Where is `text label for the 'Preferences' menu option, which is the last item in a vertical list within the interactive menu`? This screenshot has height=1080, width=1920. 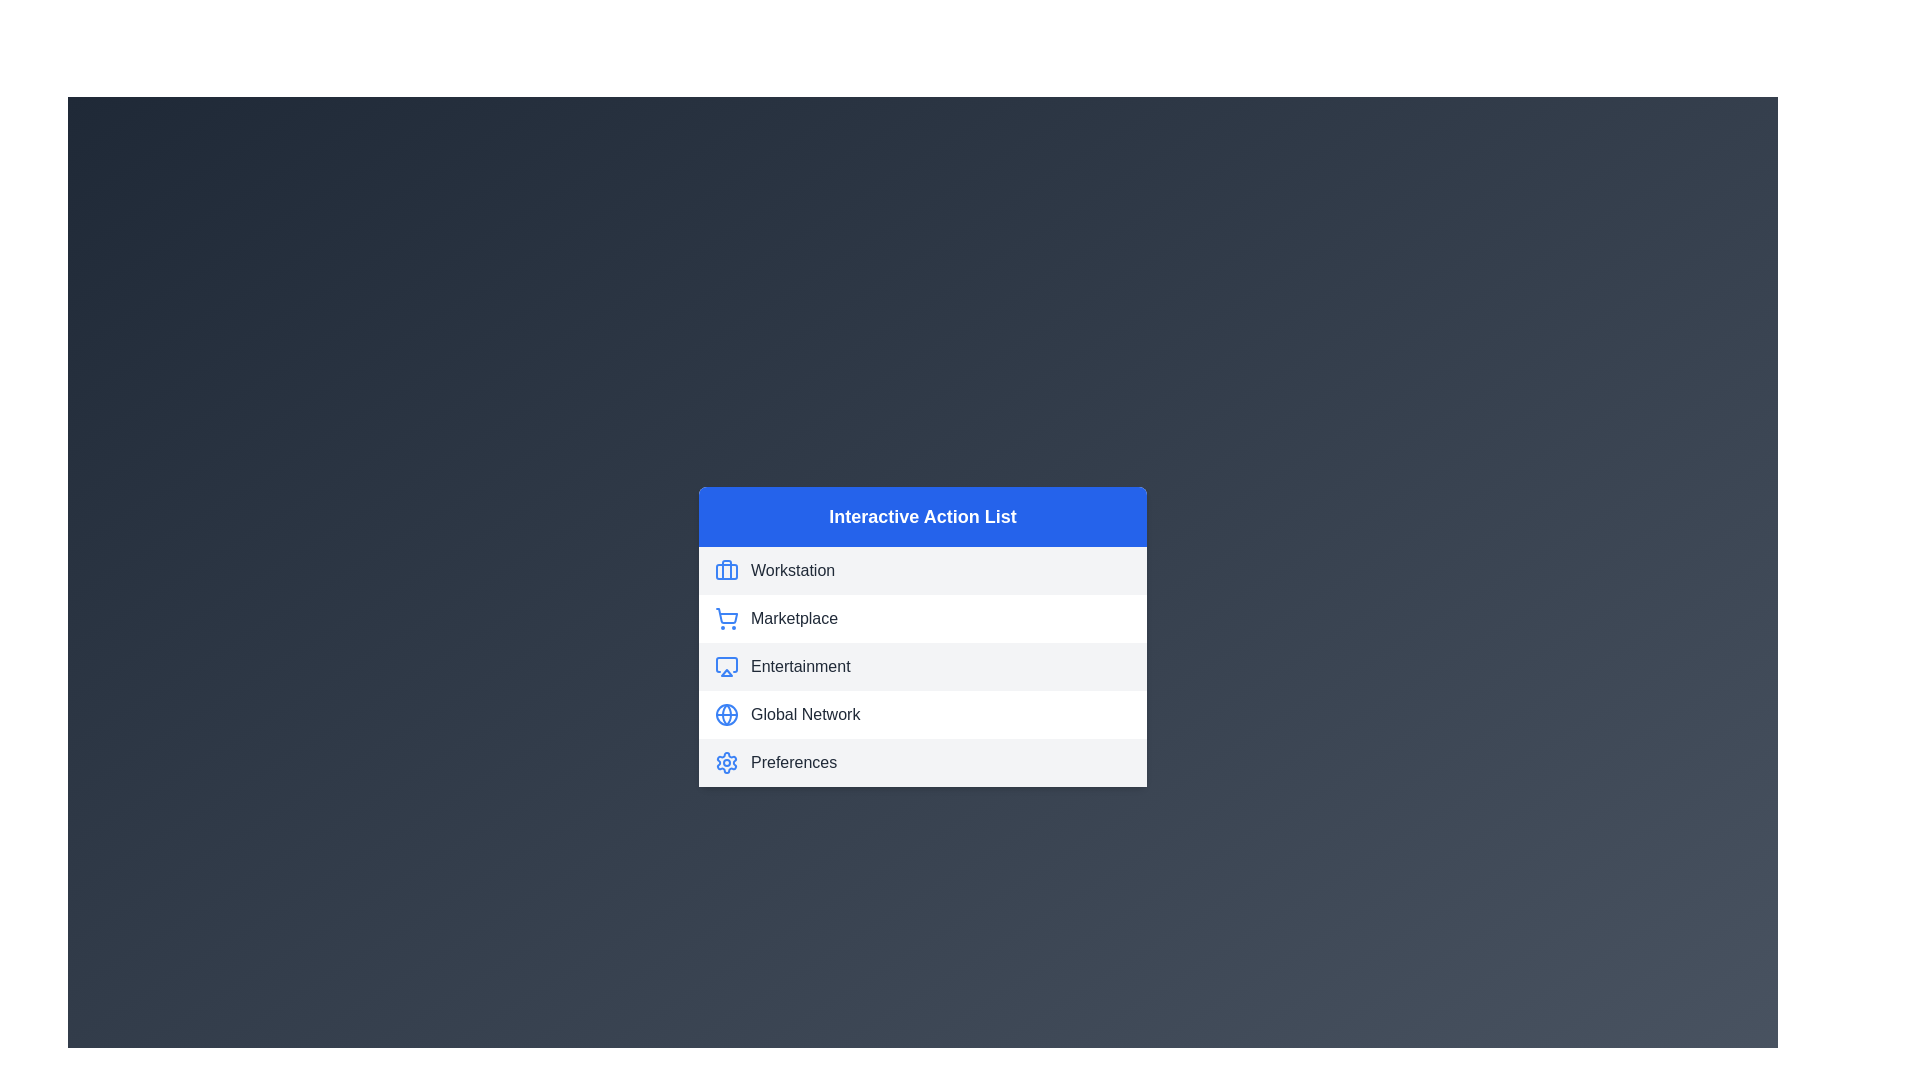 text label for the 'Preferences' menu option, which is the last item in a vertical list within the interactive menu is located at coordinates (793, 763).